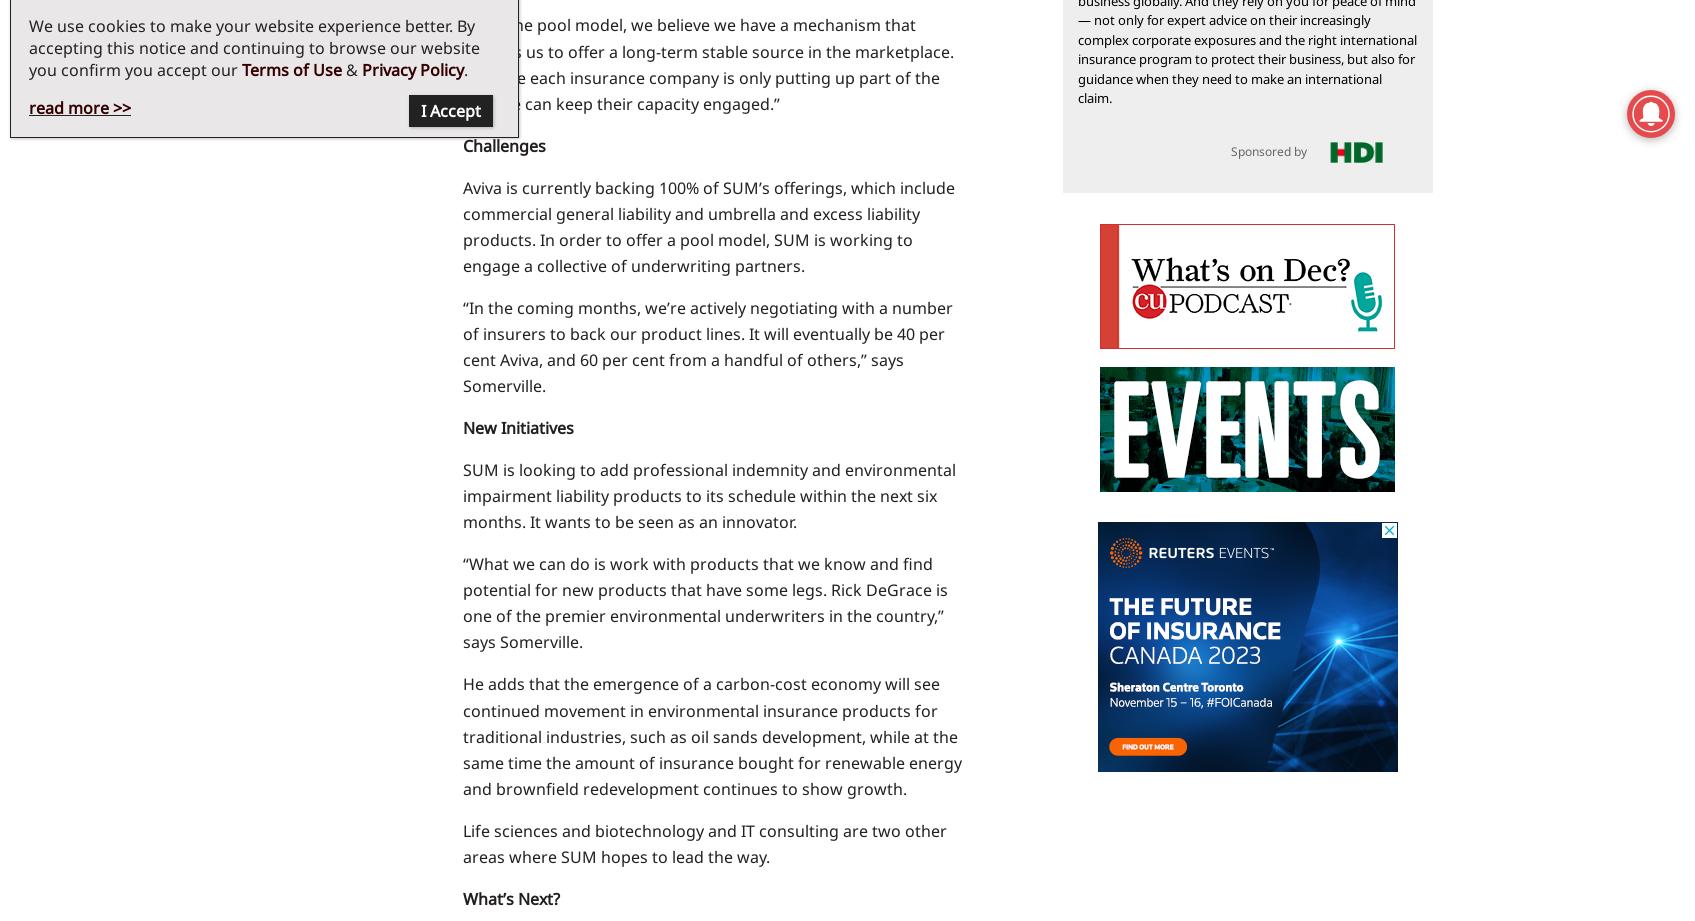 This screenshot has height=921, width=1695. What do you see at coordinates (461, 346) in the screenshot?
I see `'“In the coming months, we’re actively negotiating with a number of insurers to back our product lines. It will eventually be 40 per cent Aviva, and 60 per cent from a handful of others,” says Somerville.'` at bounding box center [461, 346].